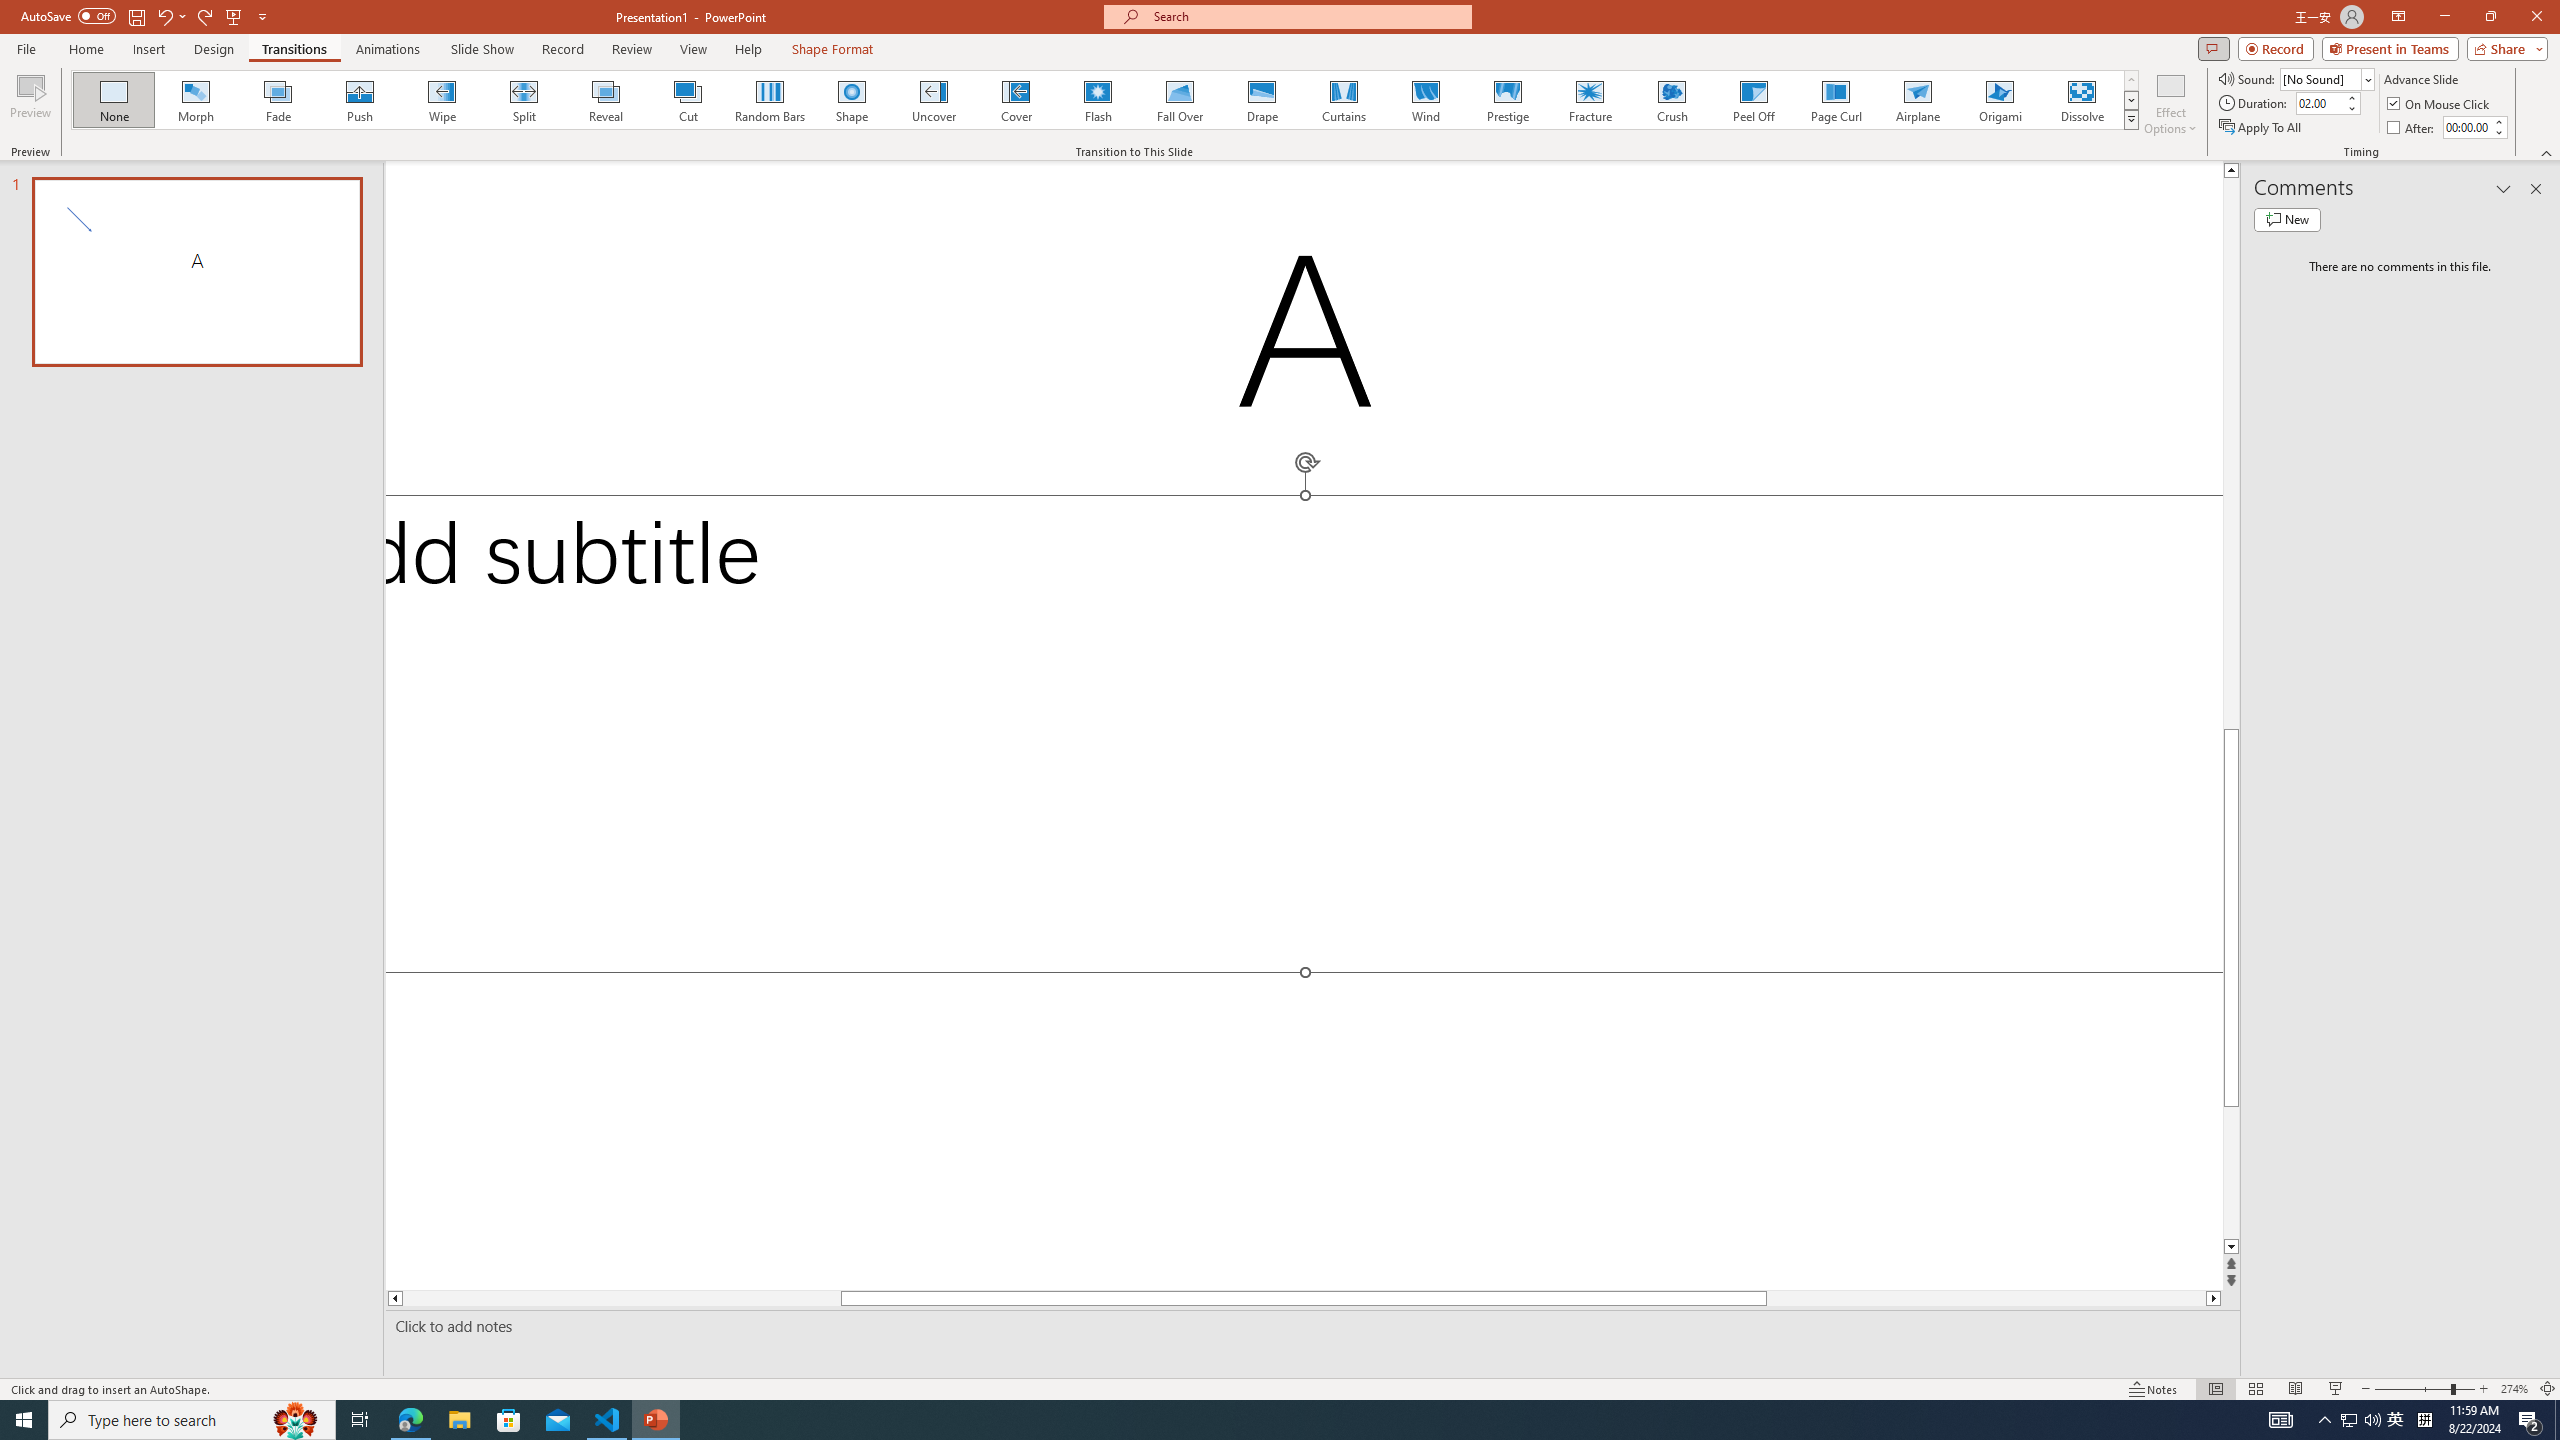 The height and width of the screenshot is (1440, 2560). I want to click on 'Morph', so click(196, 99).